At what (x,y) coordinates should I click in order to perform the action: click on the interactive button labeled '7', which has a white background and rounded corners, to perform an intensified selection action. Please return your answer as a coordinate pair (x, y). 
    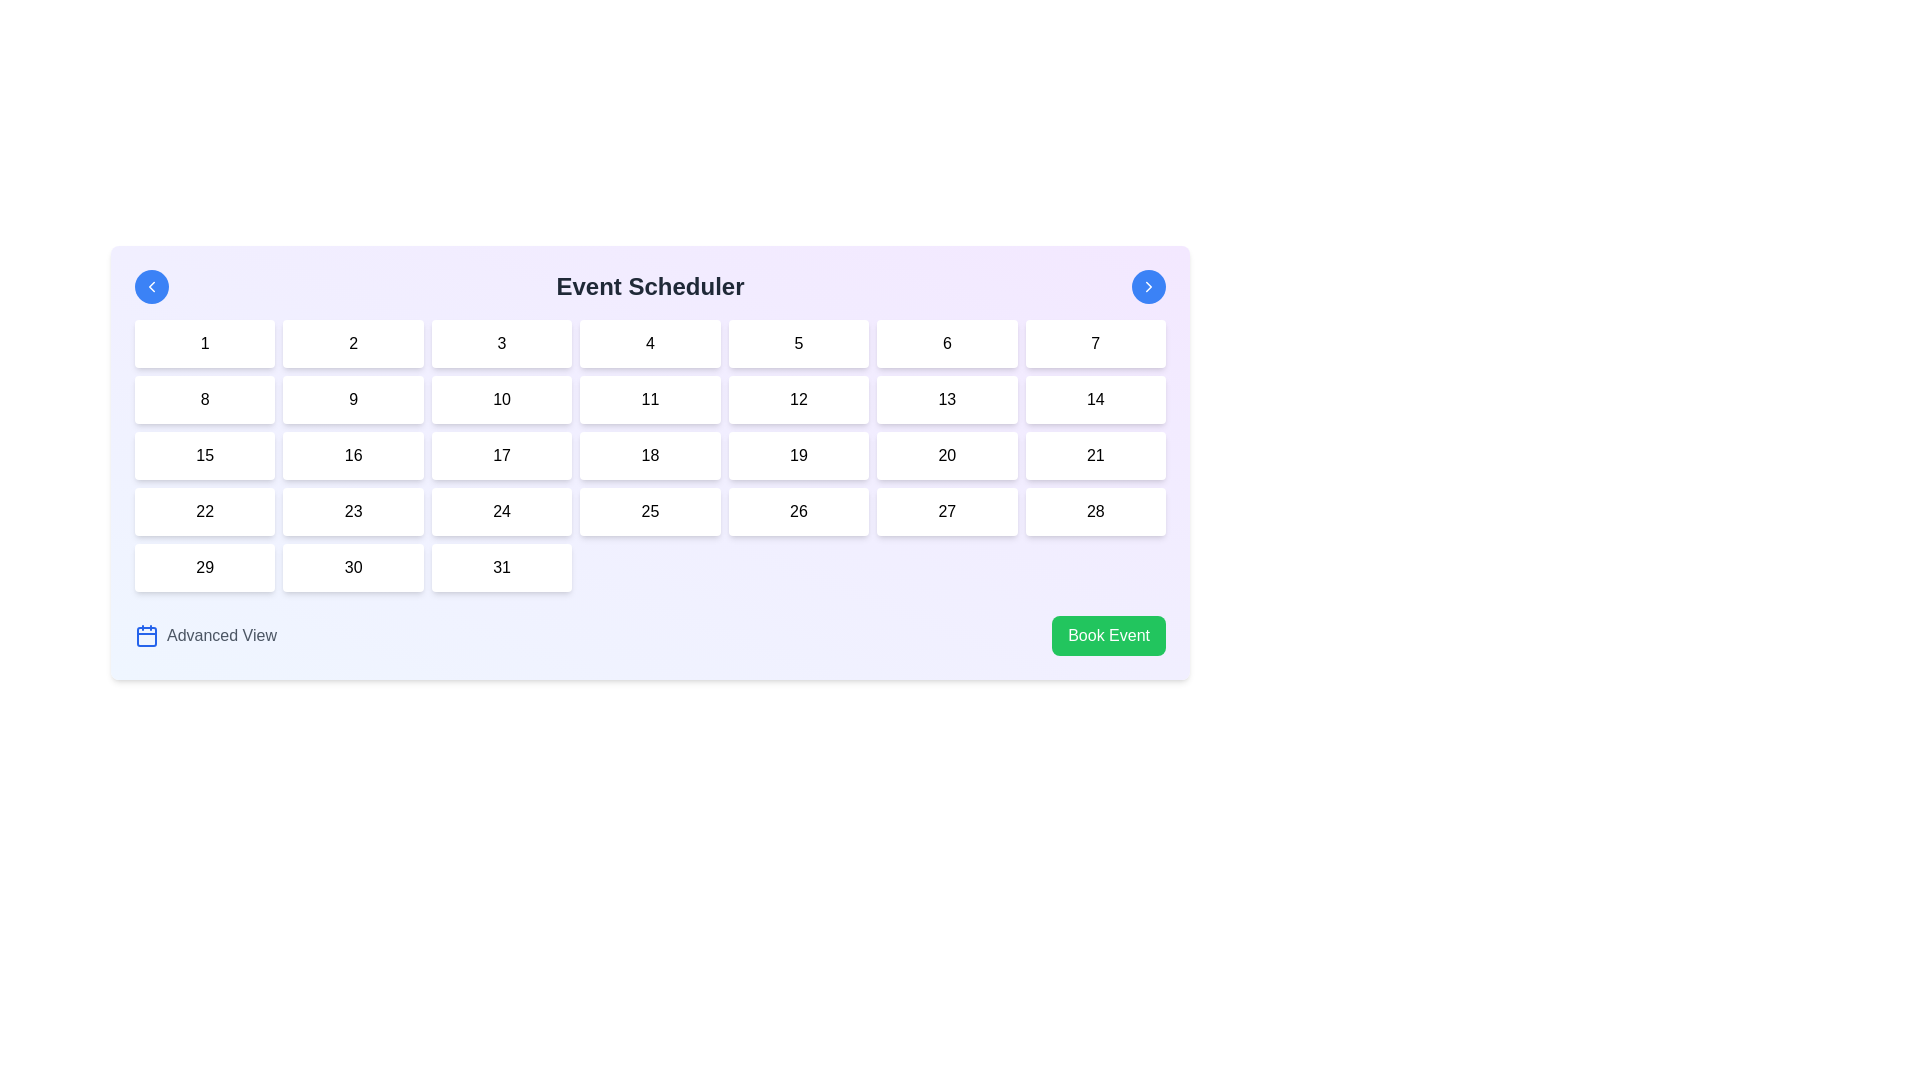
    Looking at the image, I should click on (1094, 342).